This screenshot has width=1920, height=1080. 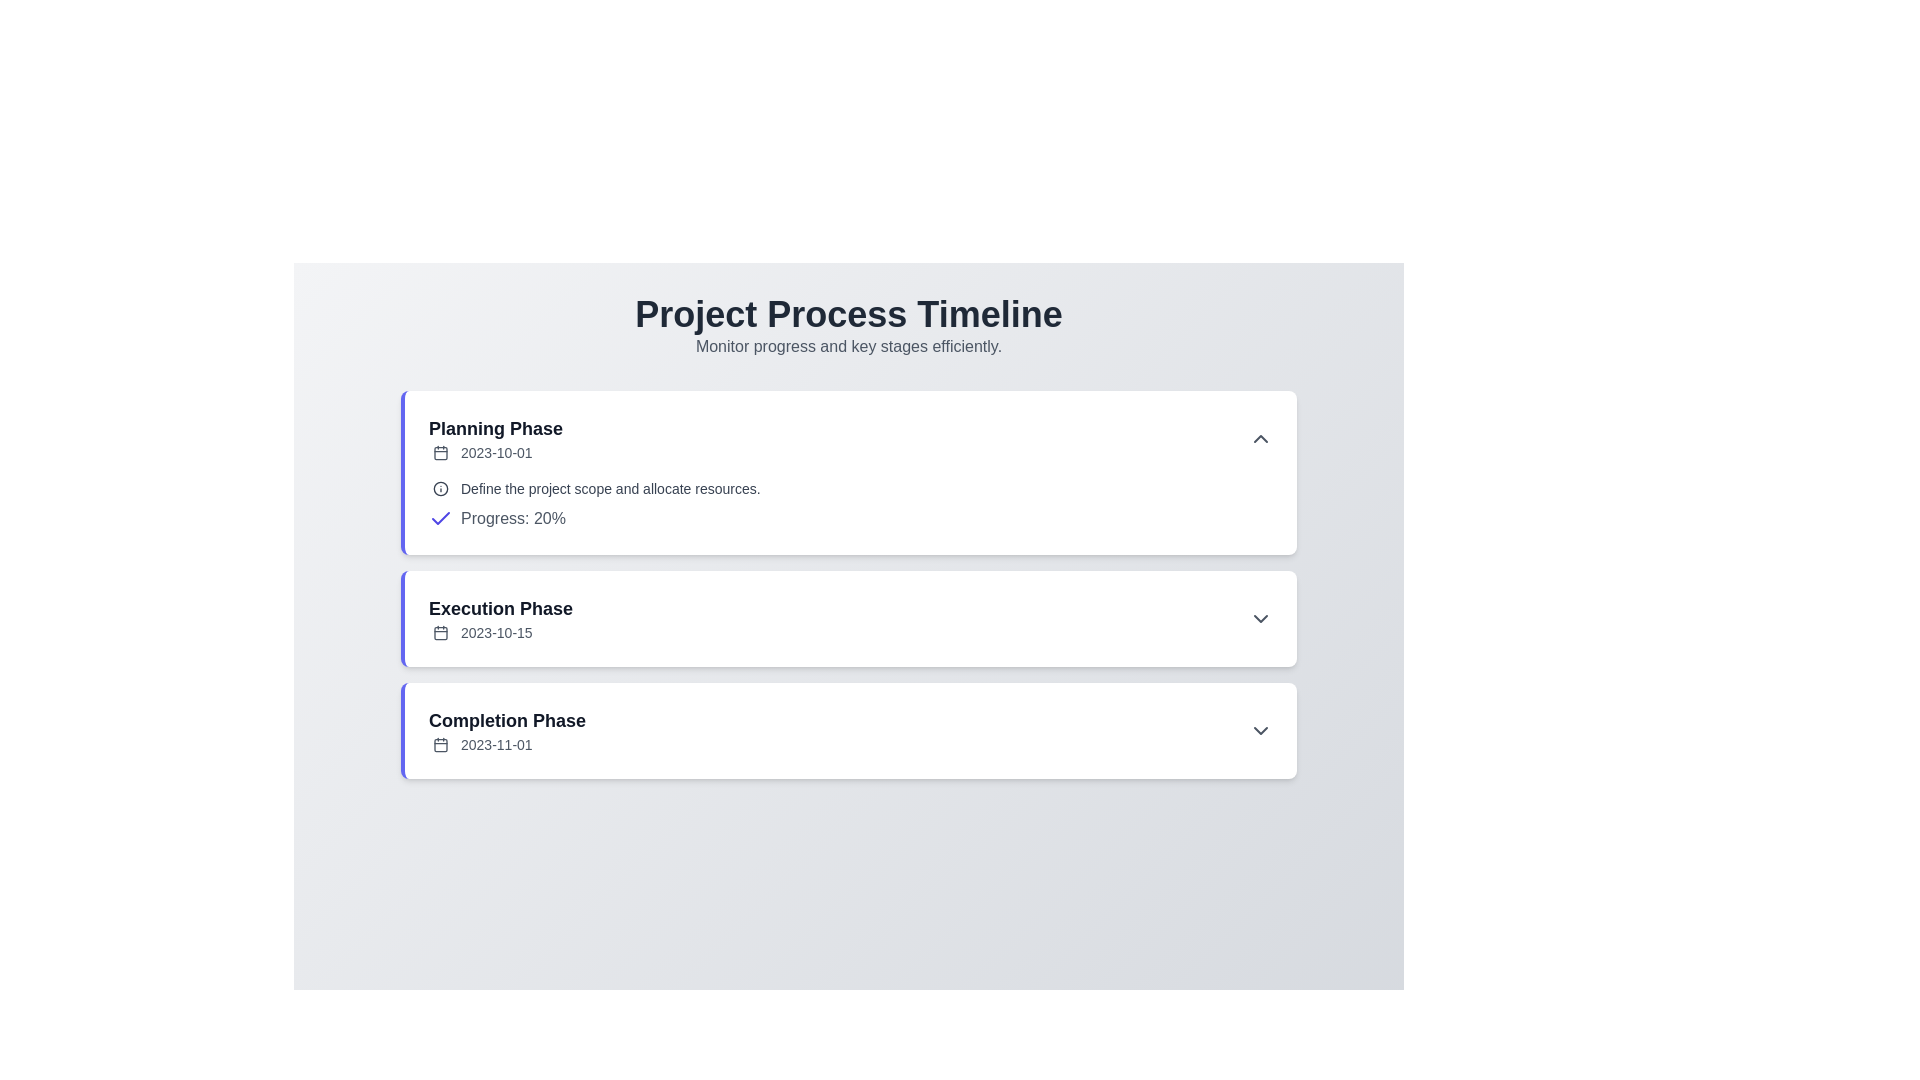 I want to click on the calendar icon located within the 'Execution Phase' card, so click(x=440, y=632).